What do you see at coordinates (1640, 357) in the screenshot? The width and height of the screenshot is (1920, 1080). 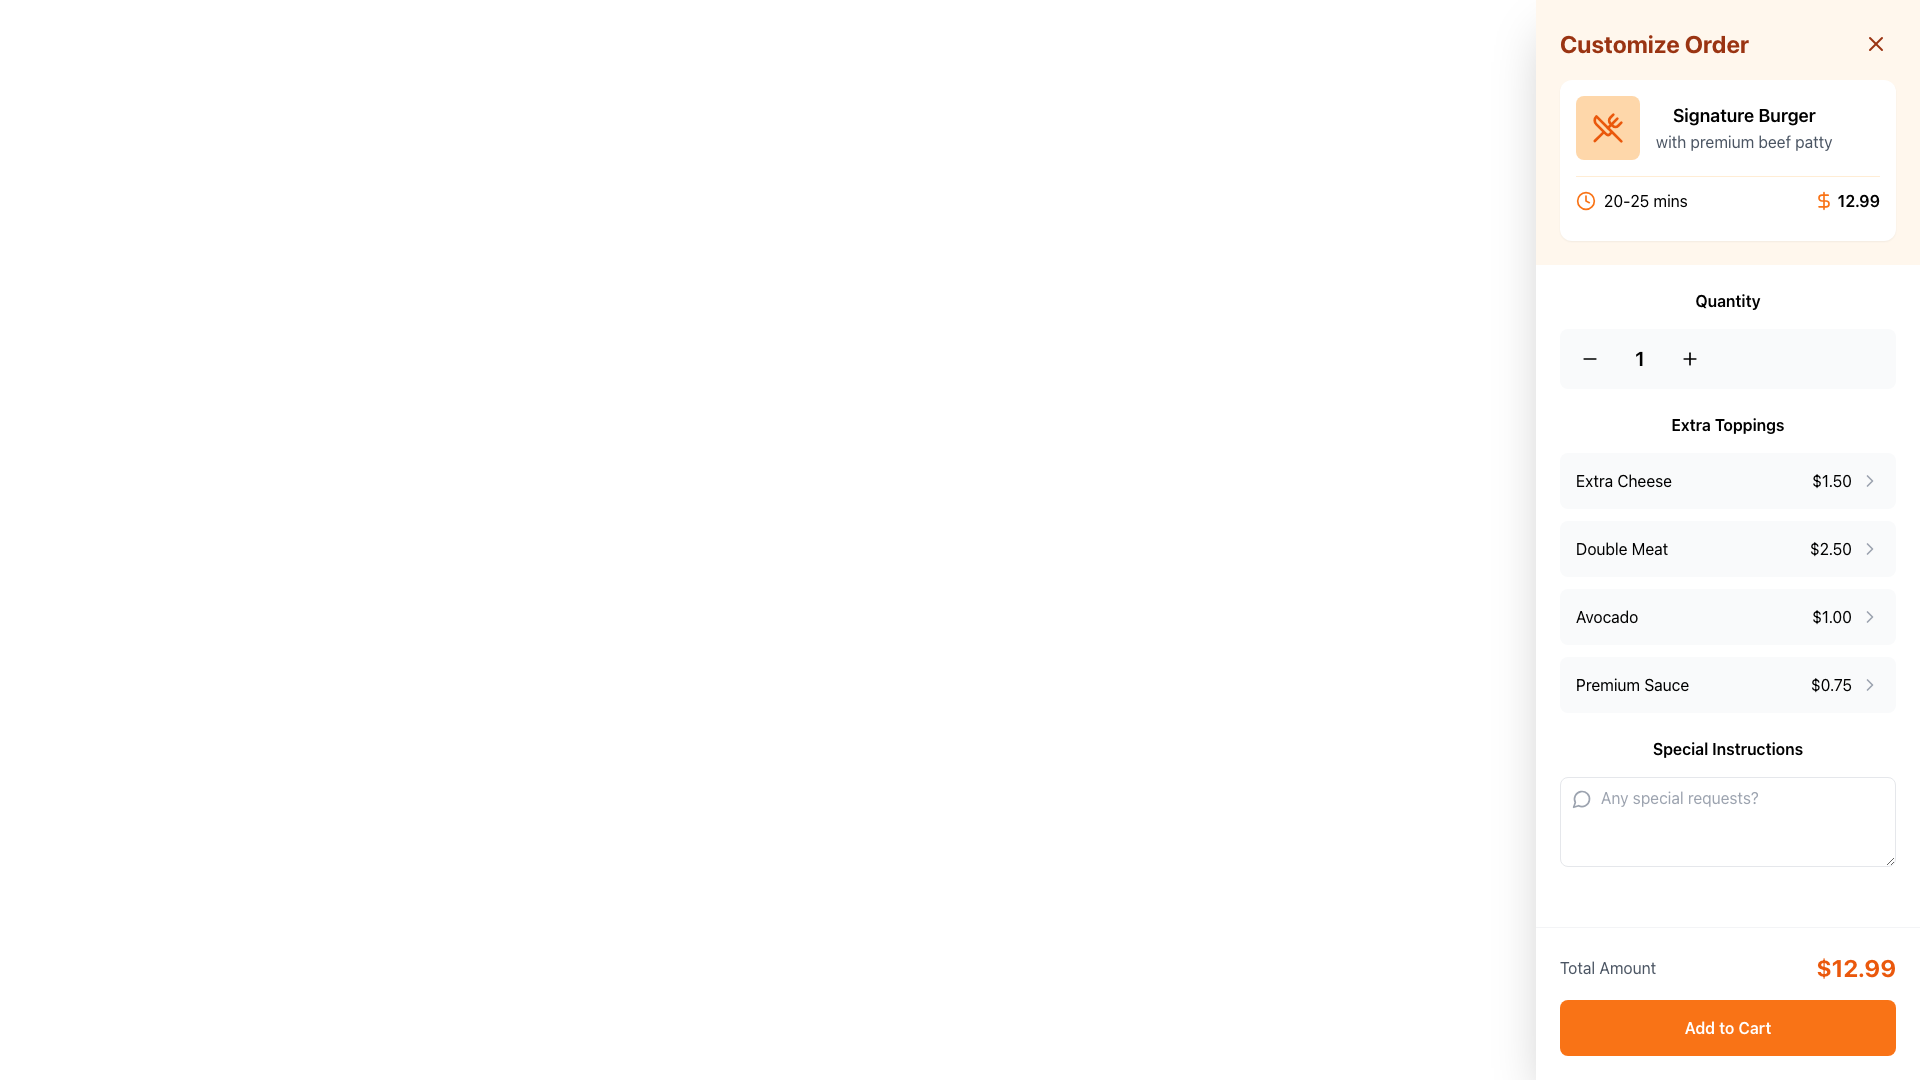 I see `the bold text displaying the number '1', which is centrally located within the quantity selector` at bounding box center [1640, 357].